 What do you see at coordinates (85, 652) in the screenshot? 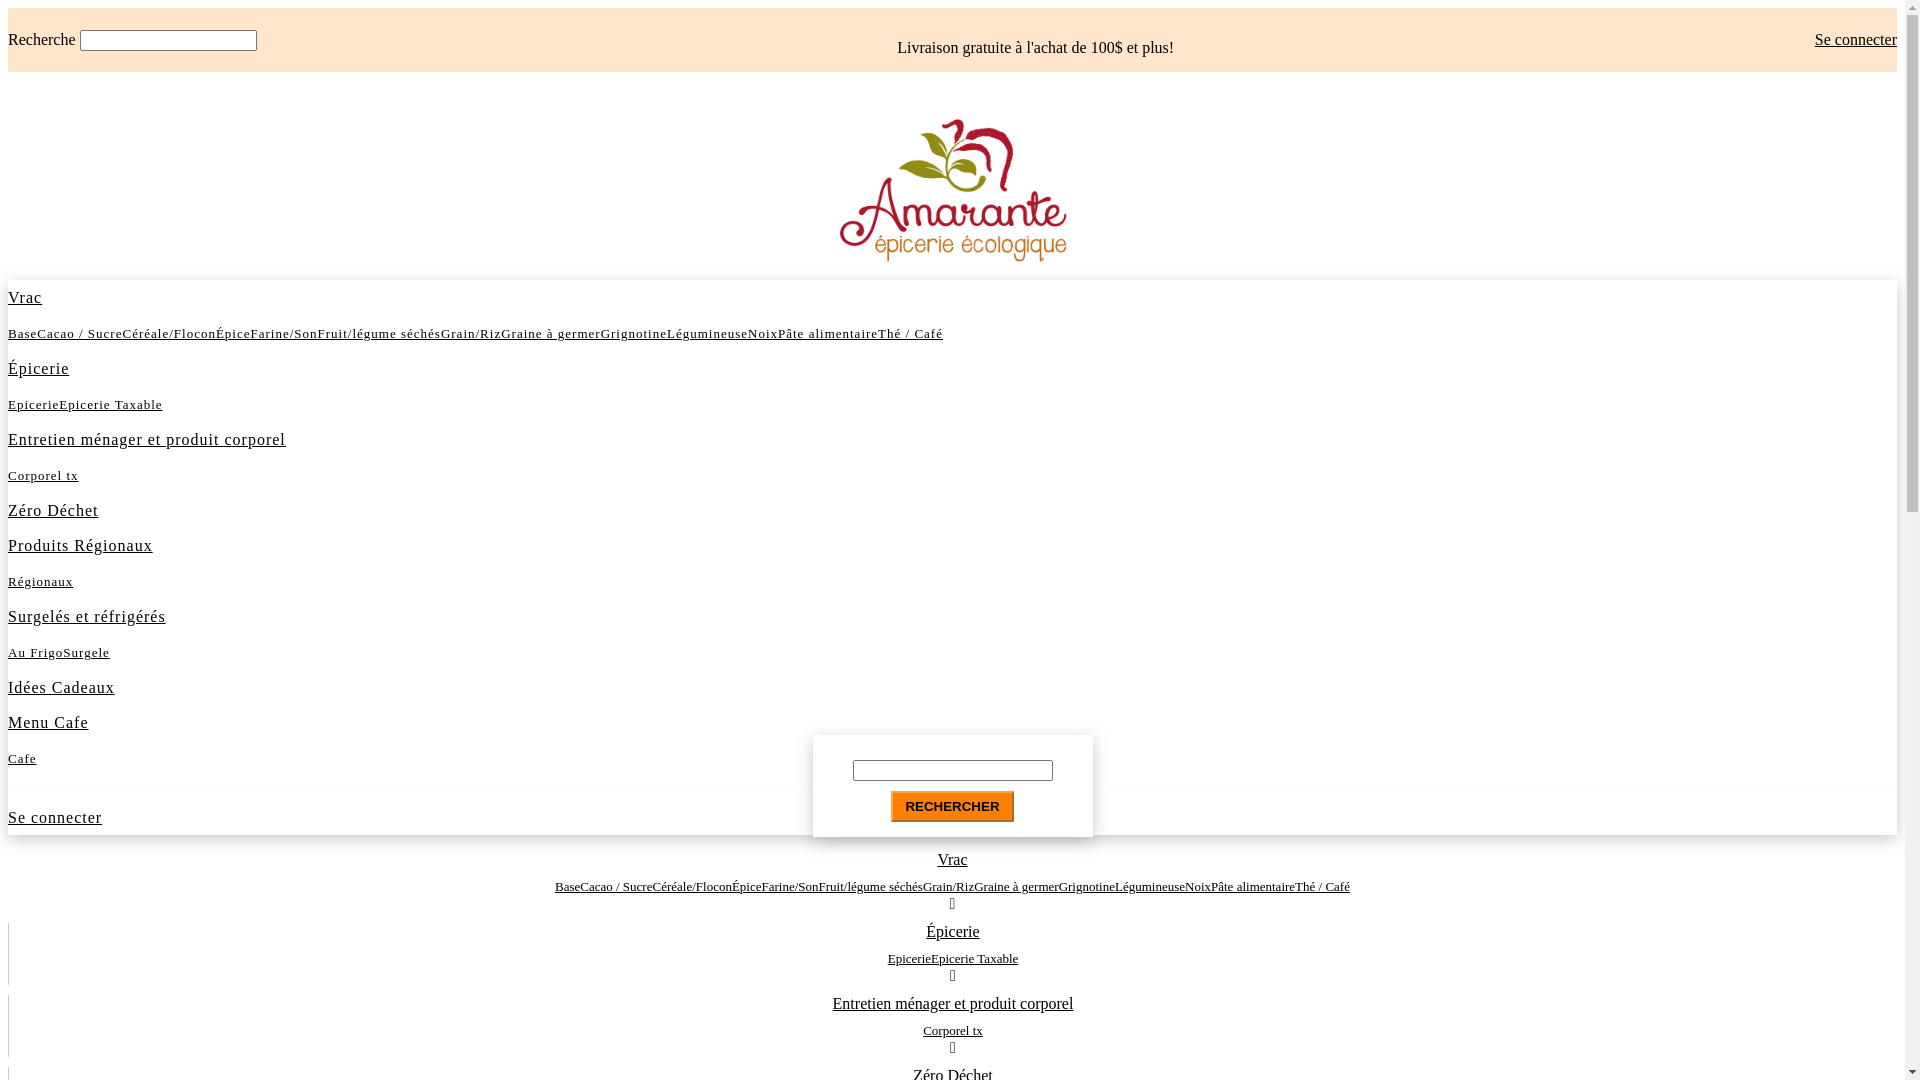
I see `'Surgele'` at bounding box center [85, 652].